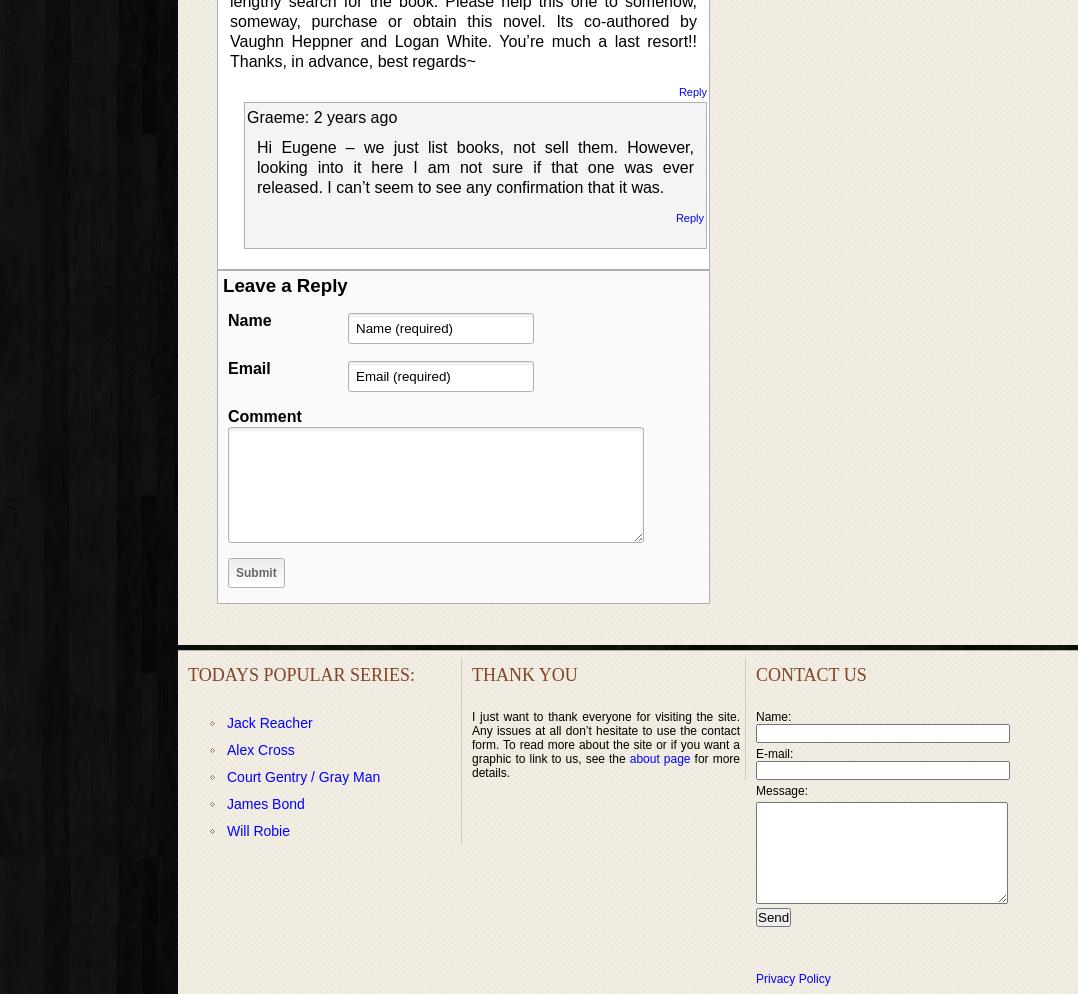 This screenshot has height=994, width=1078. I want to click on 'Message:', so click(780, 791).